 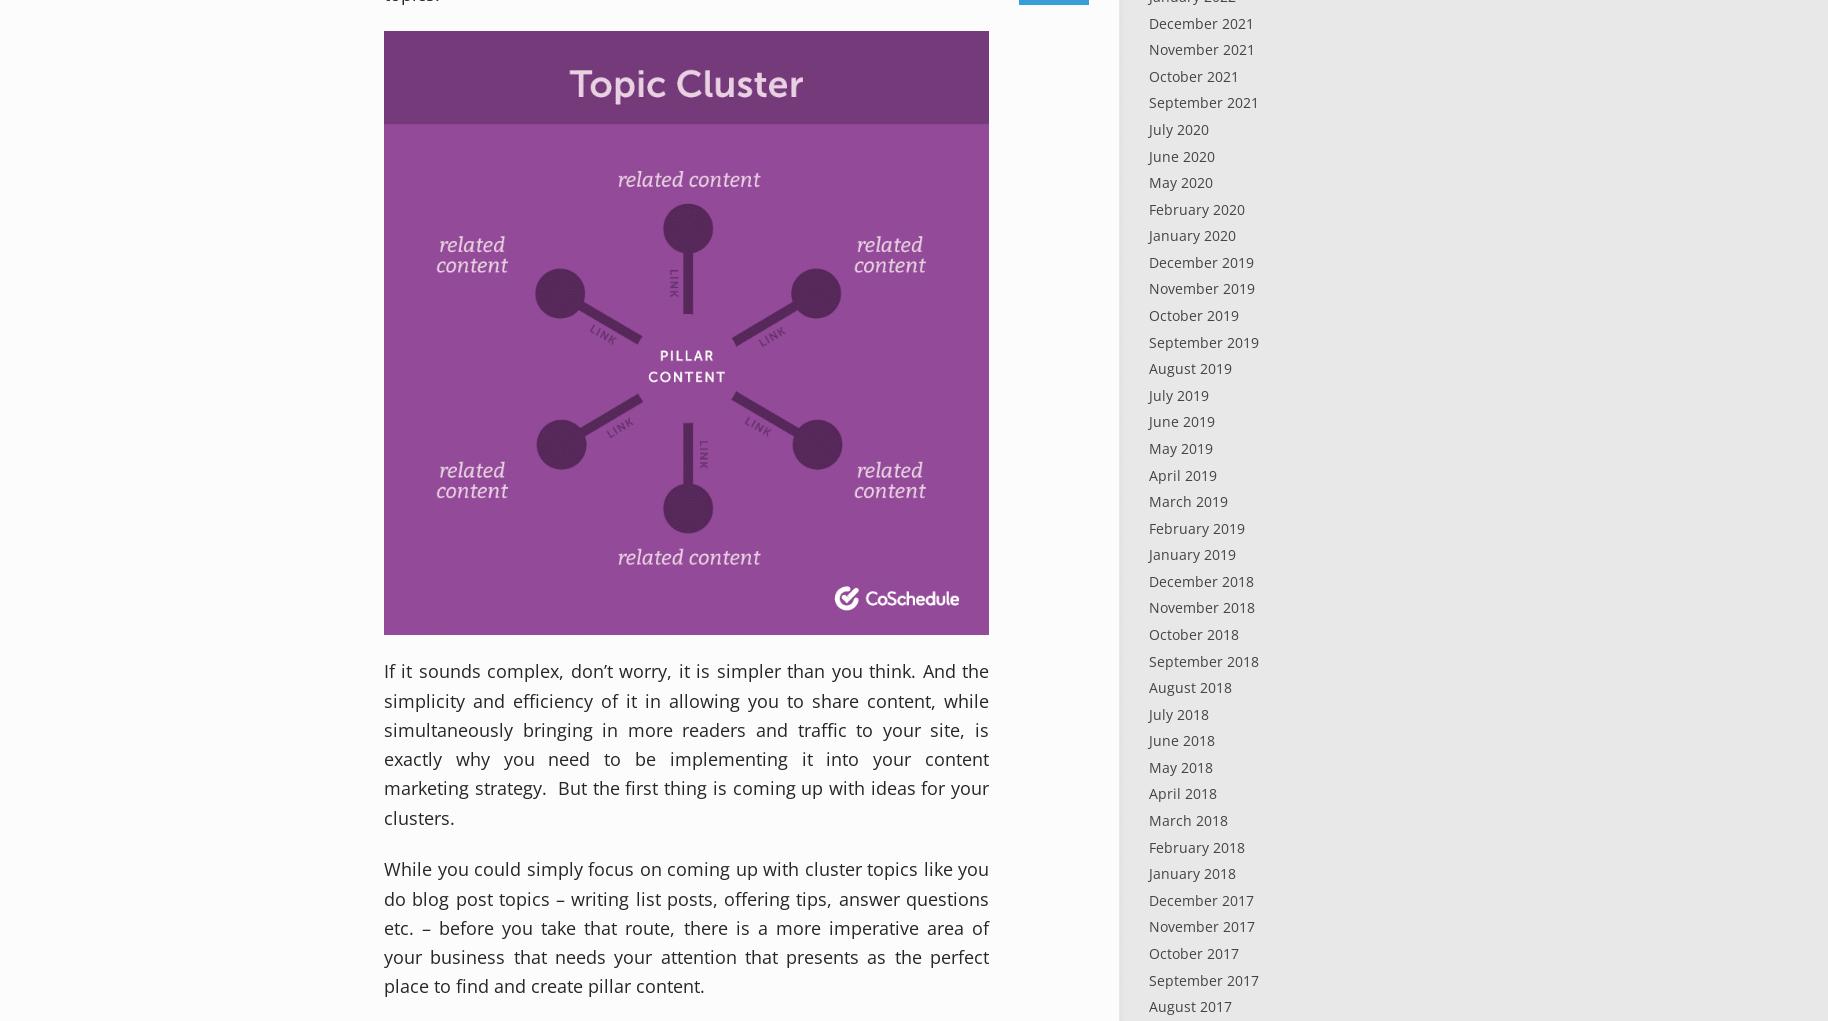 What do you see at coordinates (1193, 75) in the screenshot?
I see `'October 2021'` at bounding box center [1193, 75].